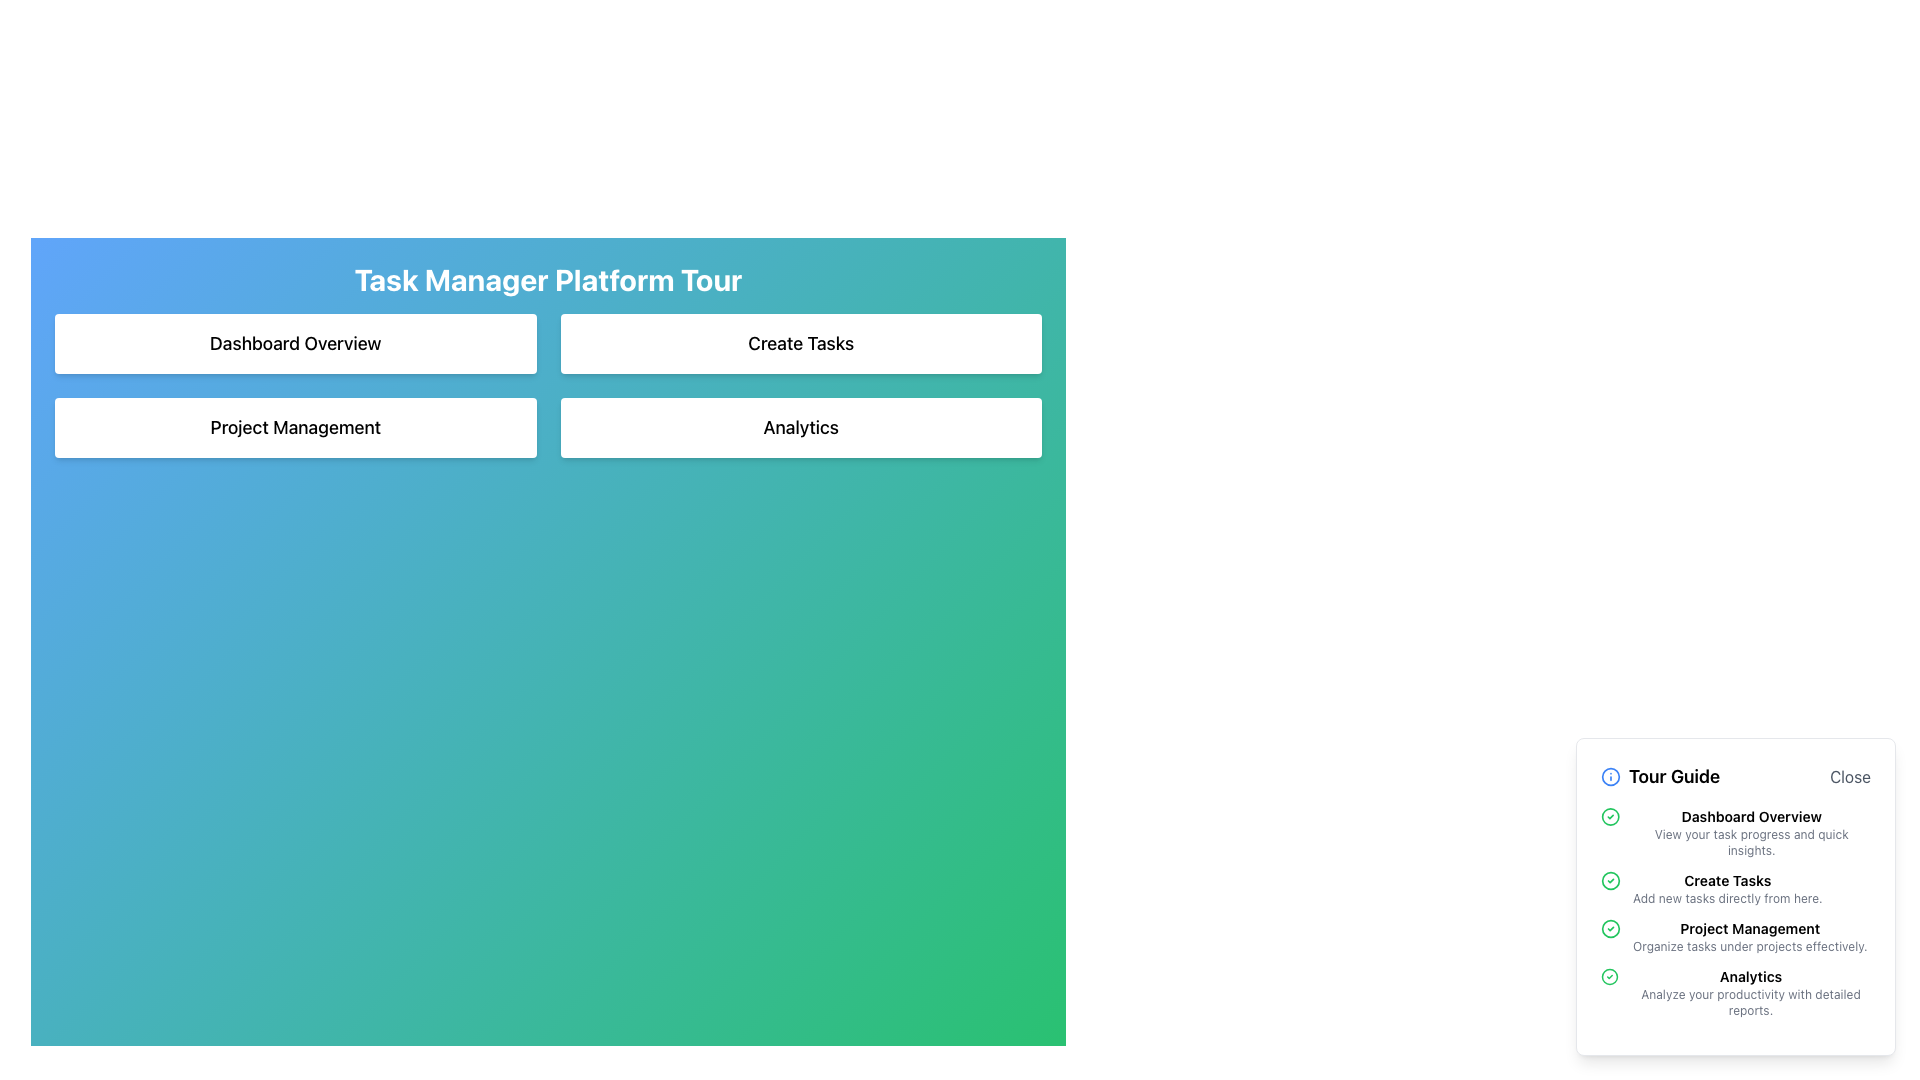 Image resolution: width=1920 pixels, height=1080 pixels. Describe the element at coordinates (1735, 992) in the screenshot. I see `the informational section titled 'Analytics' with a checkmark icon, which is located at the bottom of the tour guide panel` at that location.